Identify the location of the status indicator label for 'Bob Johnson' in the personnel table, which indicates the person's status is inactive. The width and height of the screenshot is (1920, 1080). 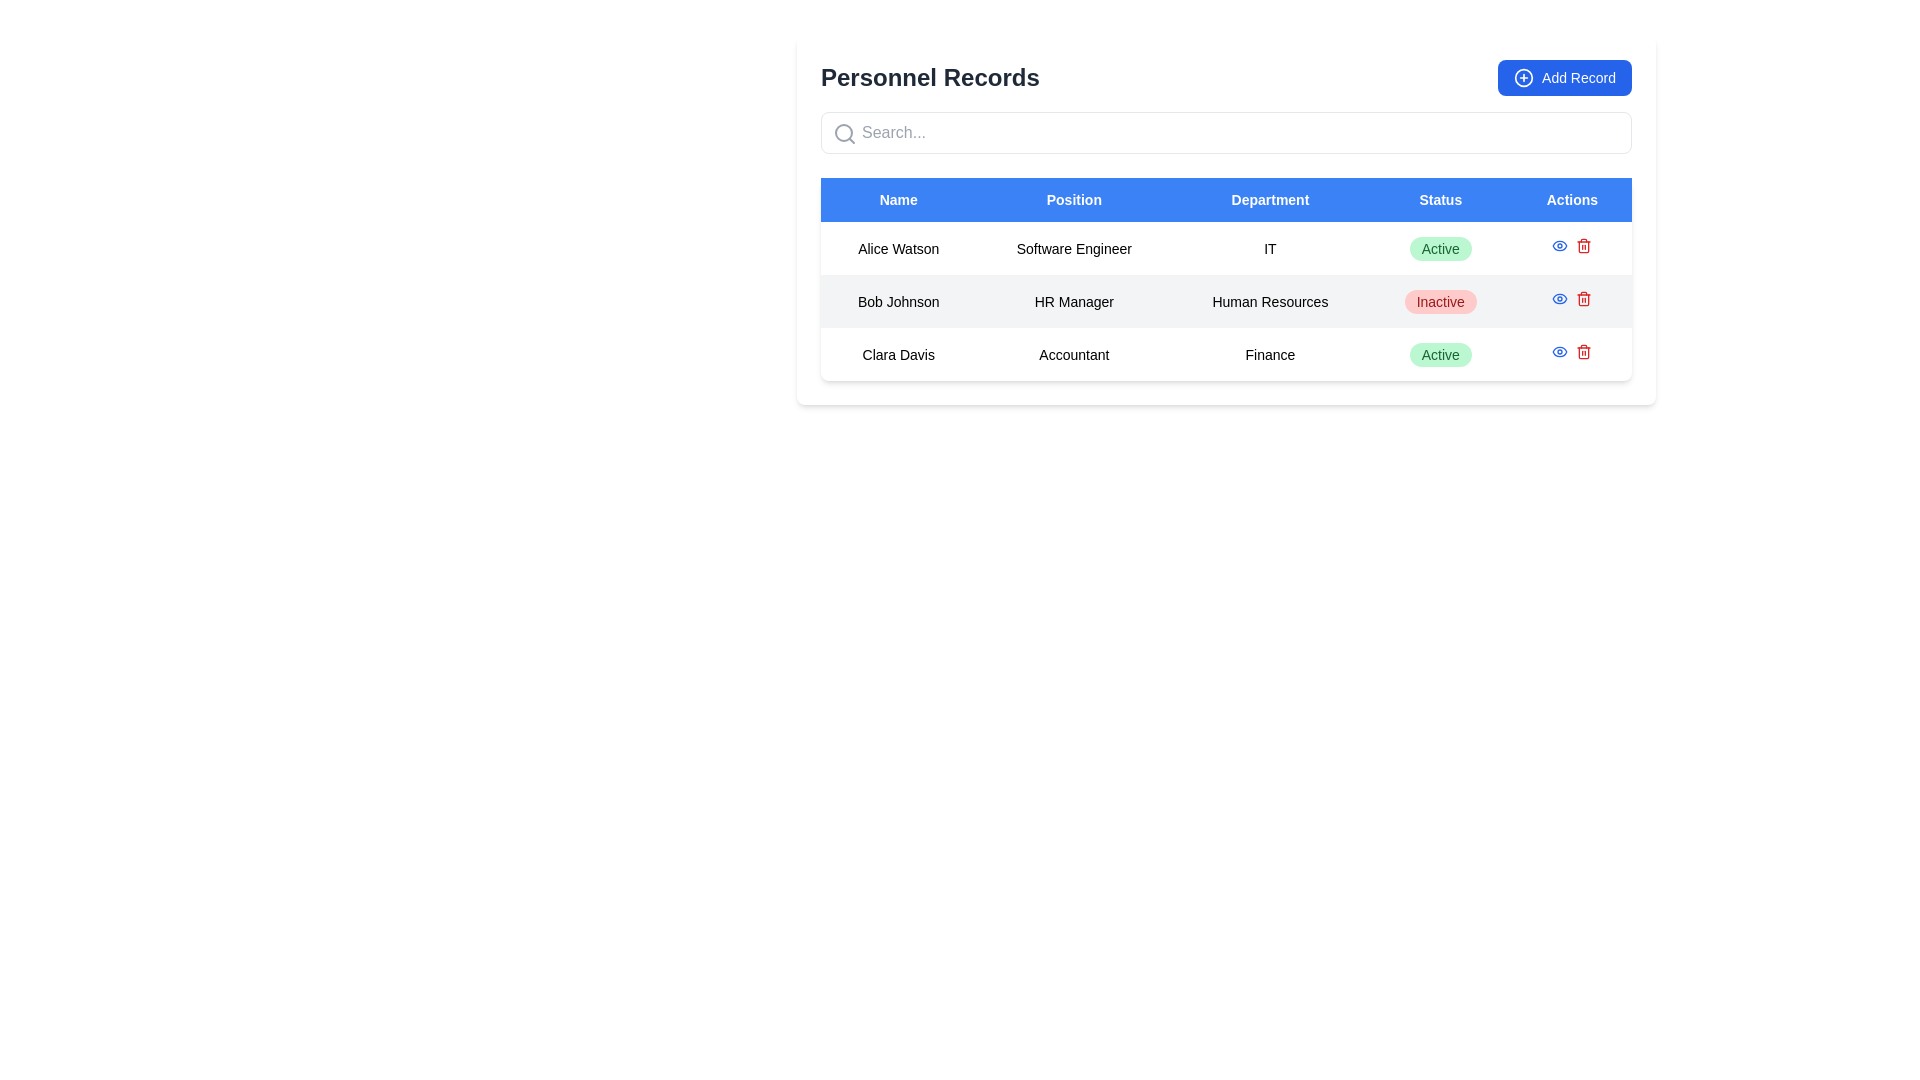
(1440, 301).